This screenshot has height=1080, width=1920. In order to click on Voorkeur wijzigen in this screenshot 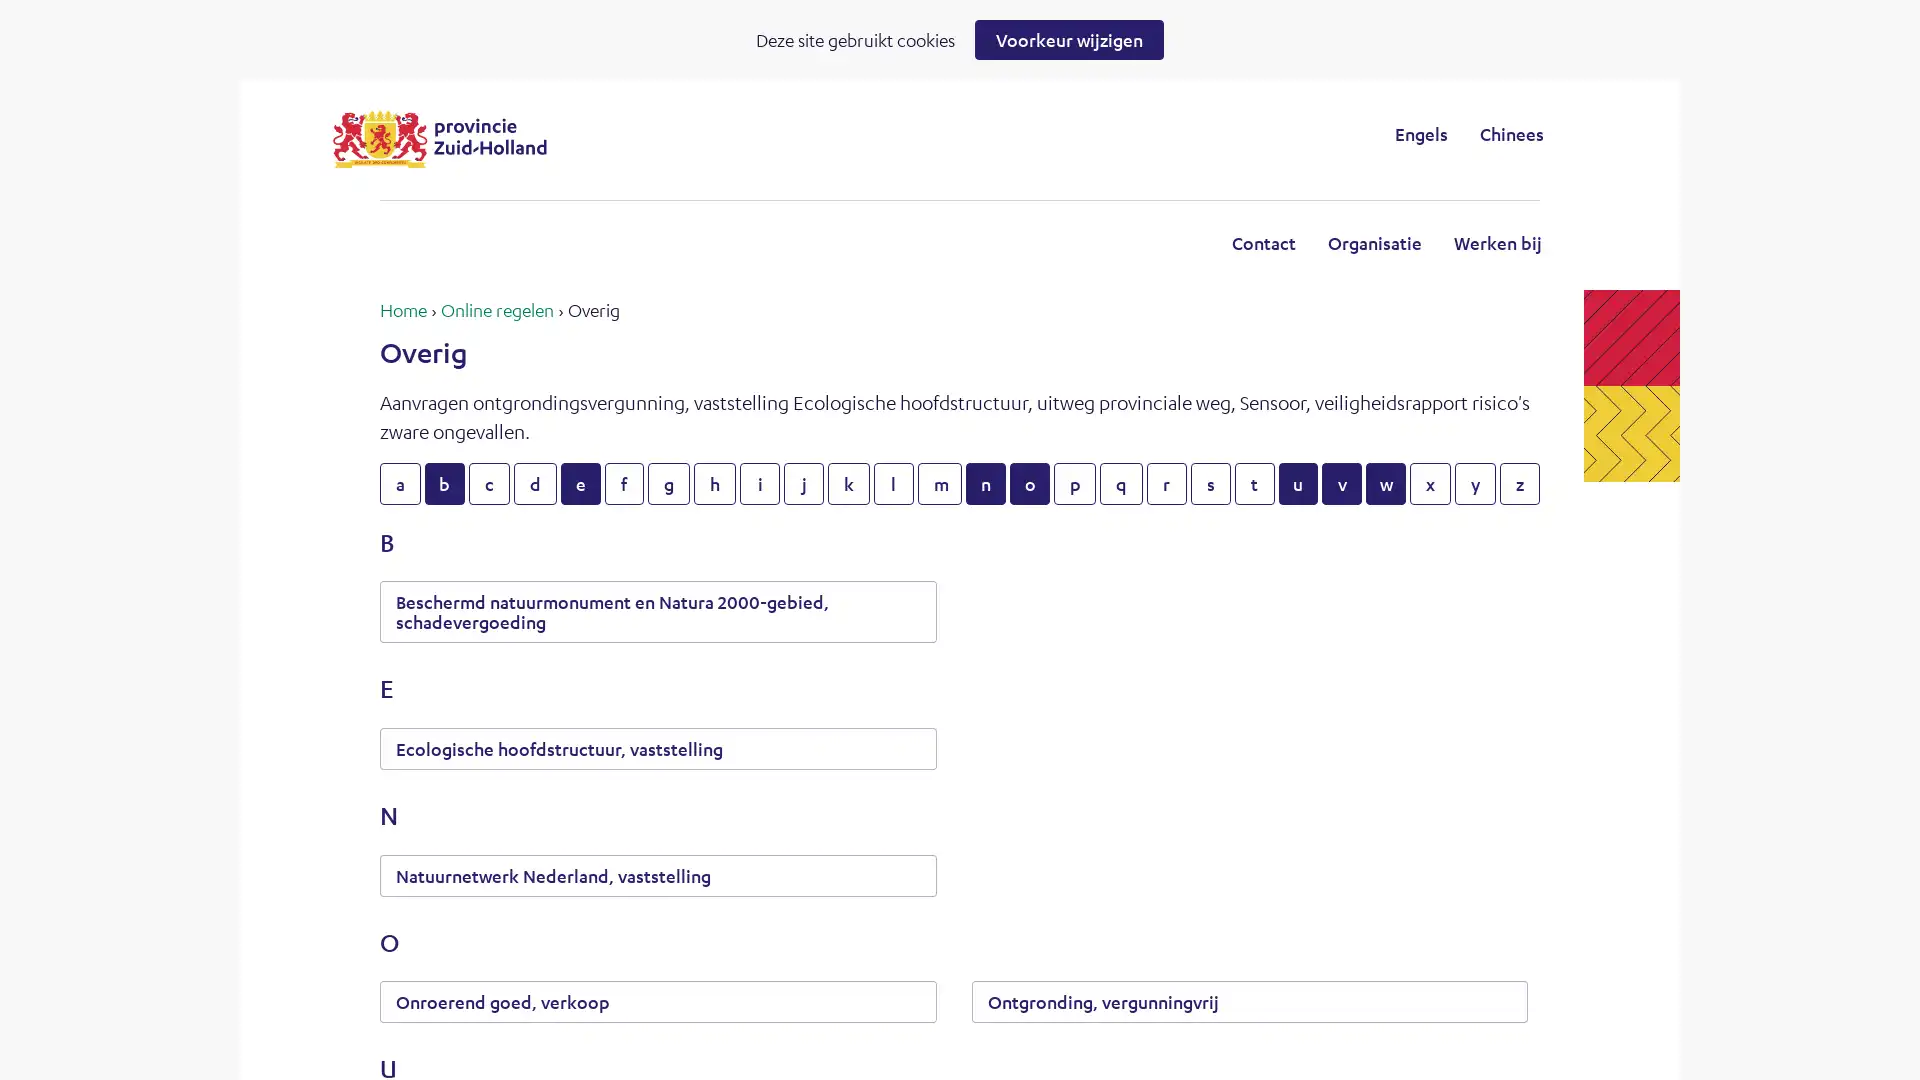, I will do `click(1068, 39)`.